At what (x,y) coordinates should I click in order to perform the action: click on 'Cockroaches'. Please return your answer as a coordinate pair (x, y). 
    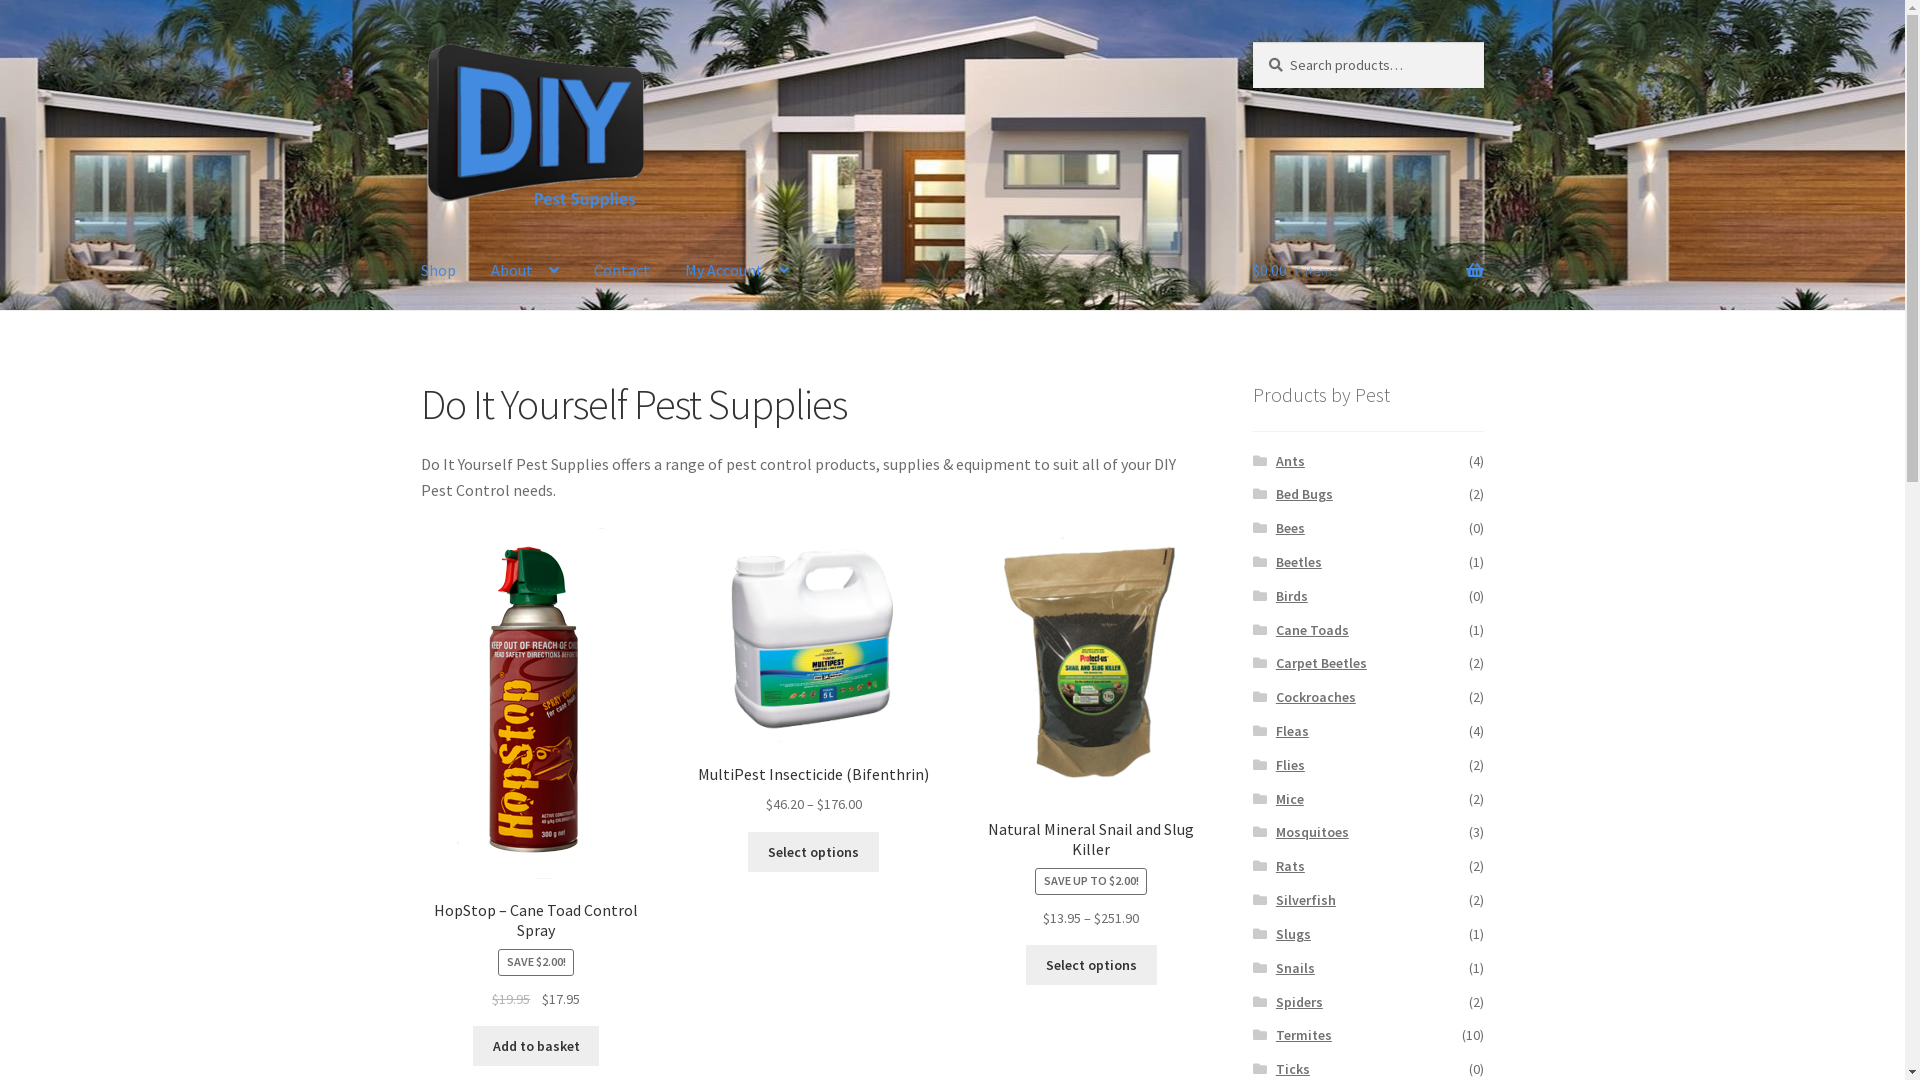
    Looking at the image, I should click on (1315, 696).